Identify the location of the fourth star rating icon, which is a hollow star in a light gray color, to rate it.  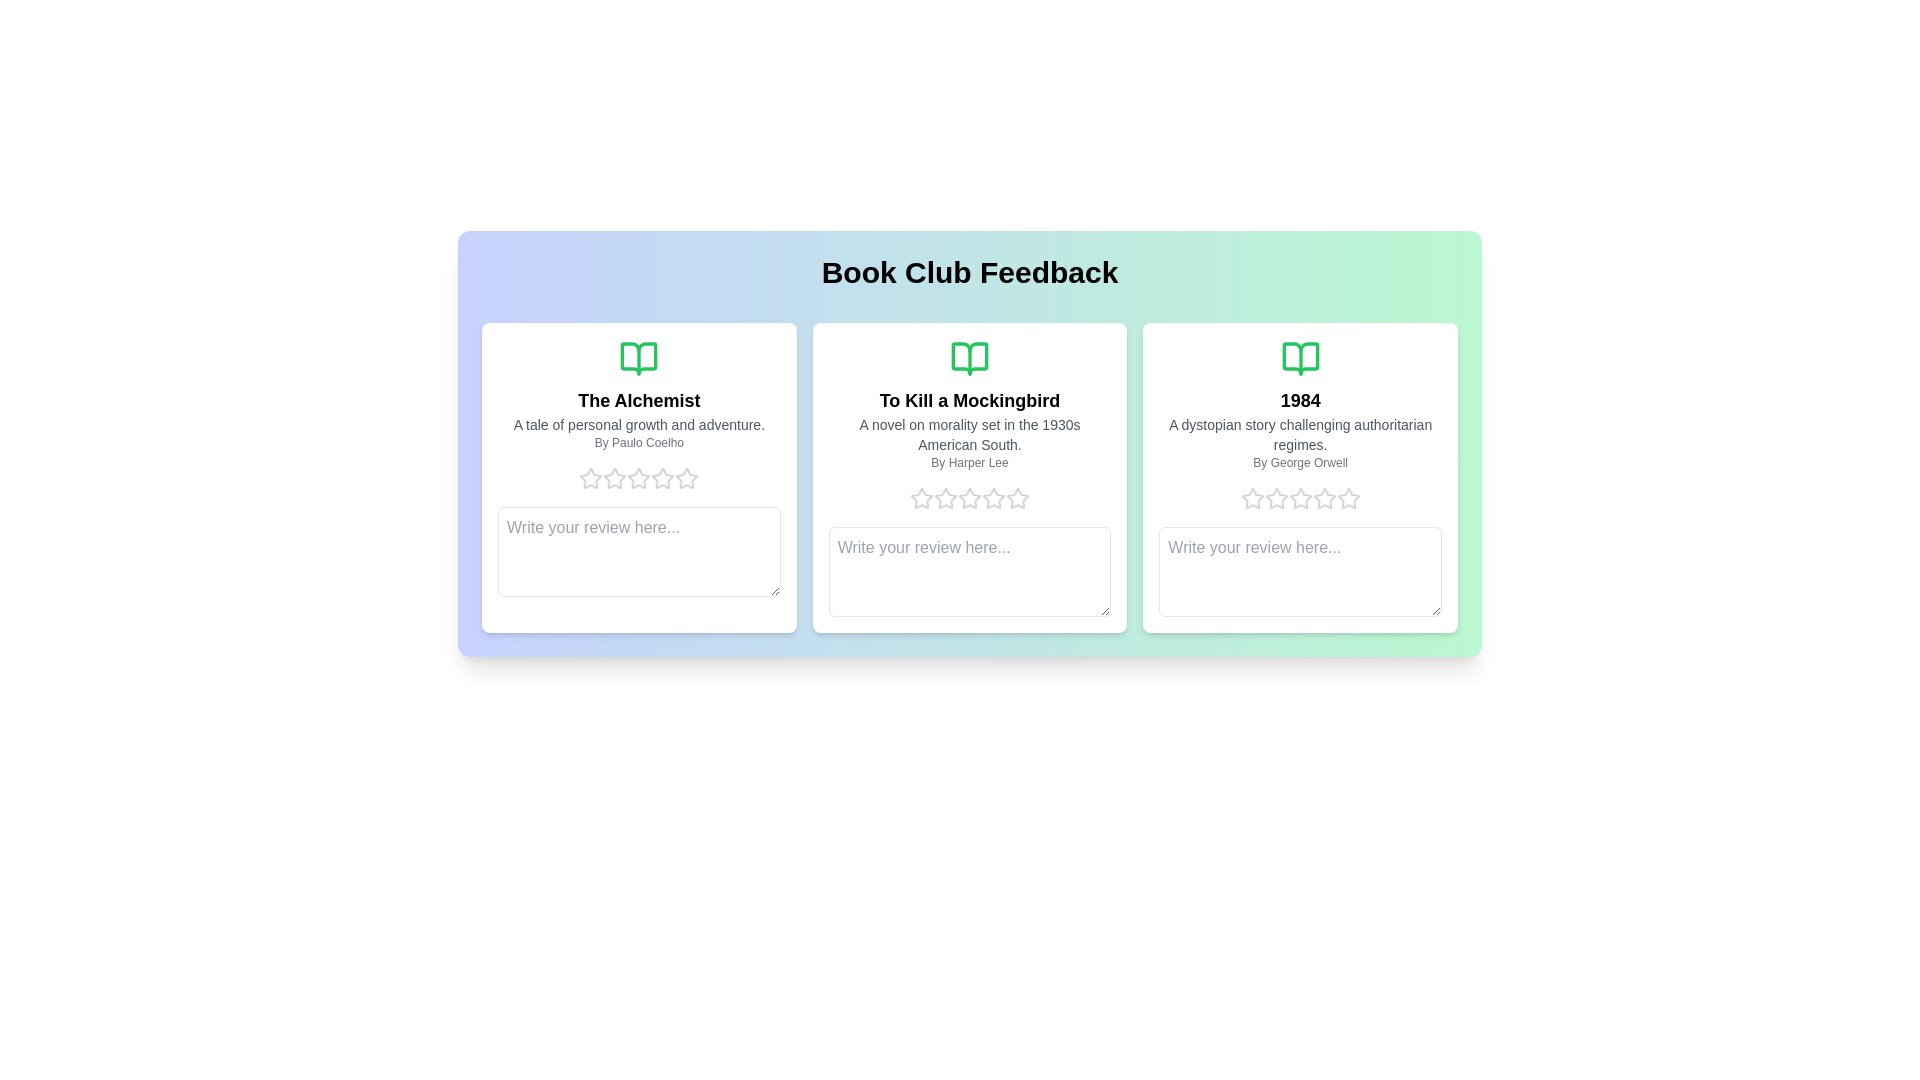
(969, 497).